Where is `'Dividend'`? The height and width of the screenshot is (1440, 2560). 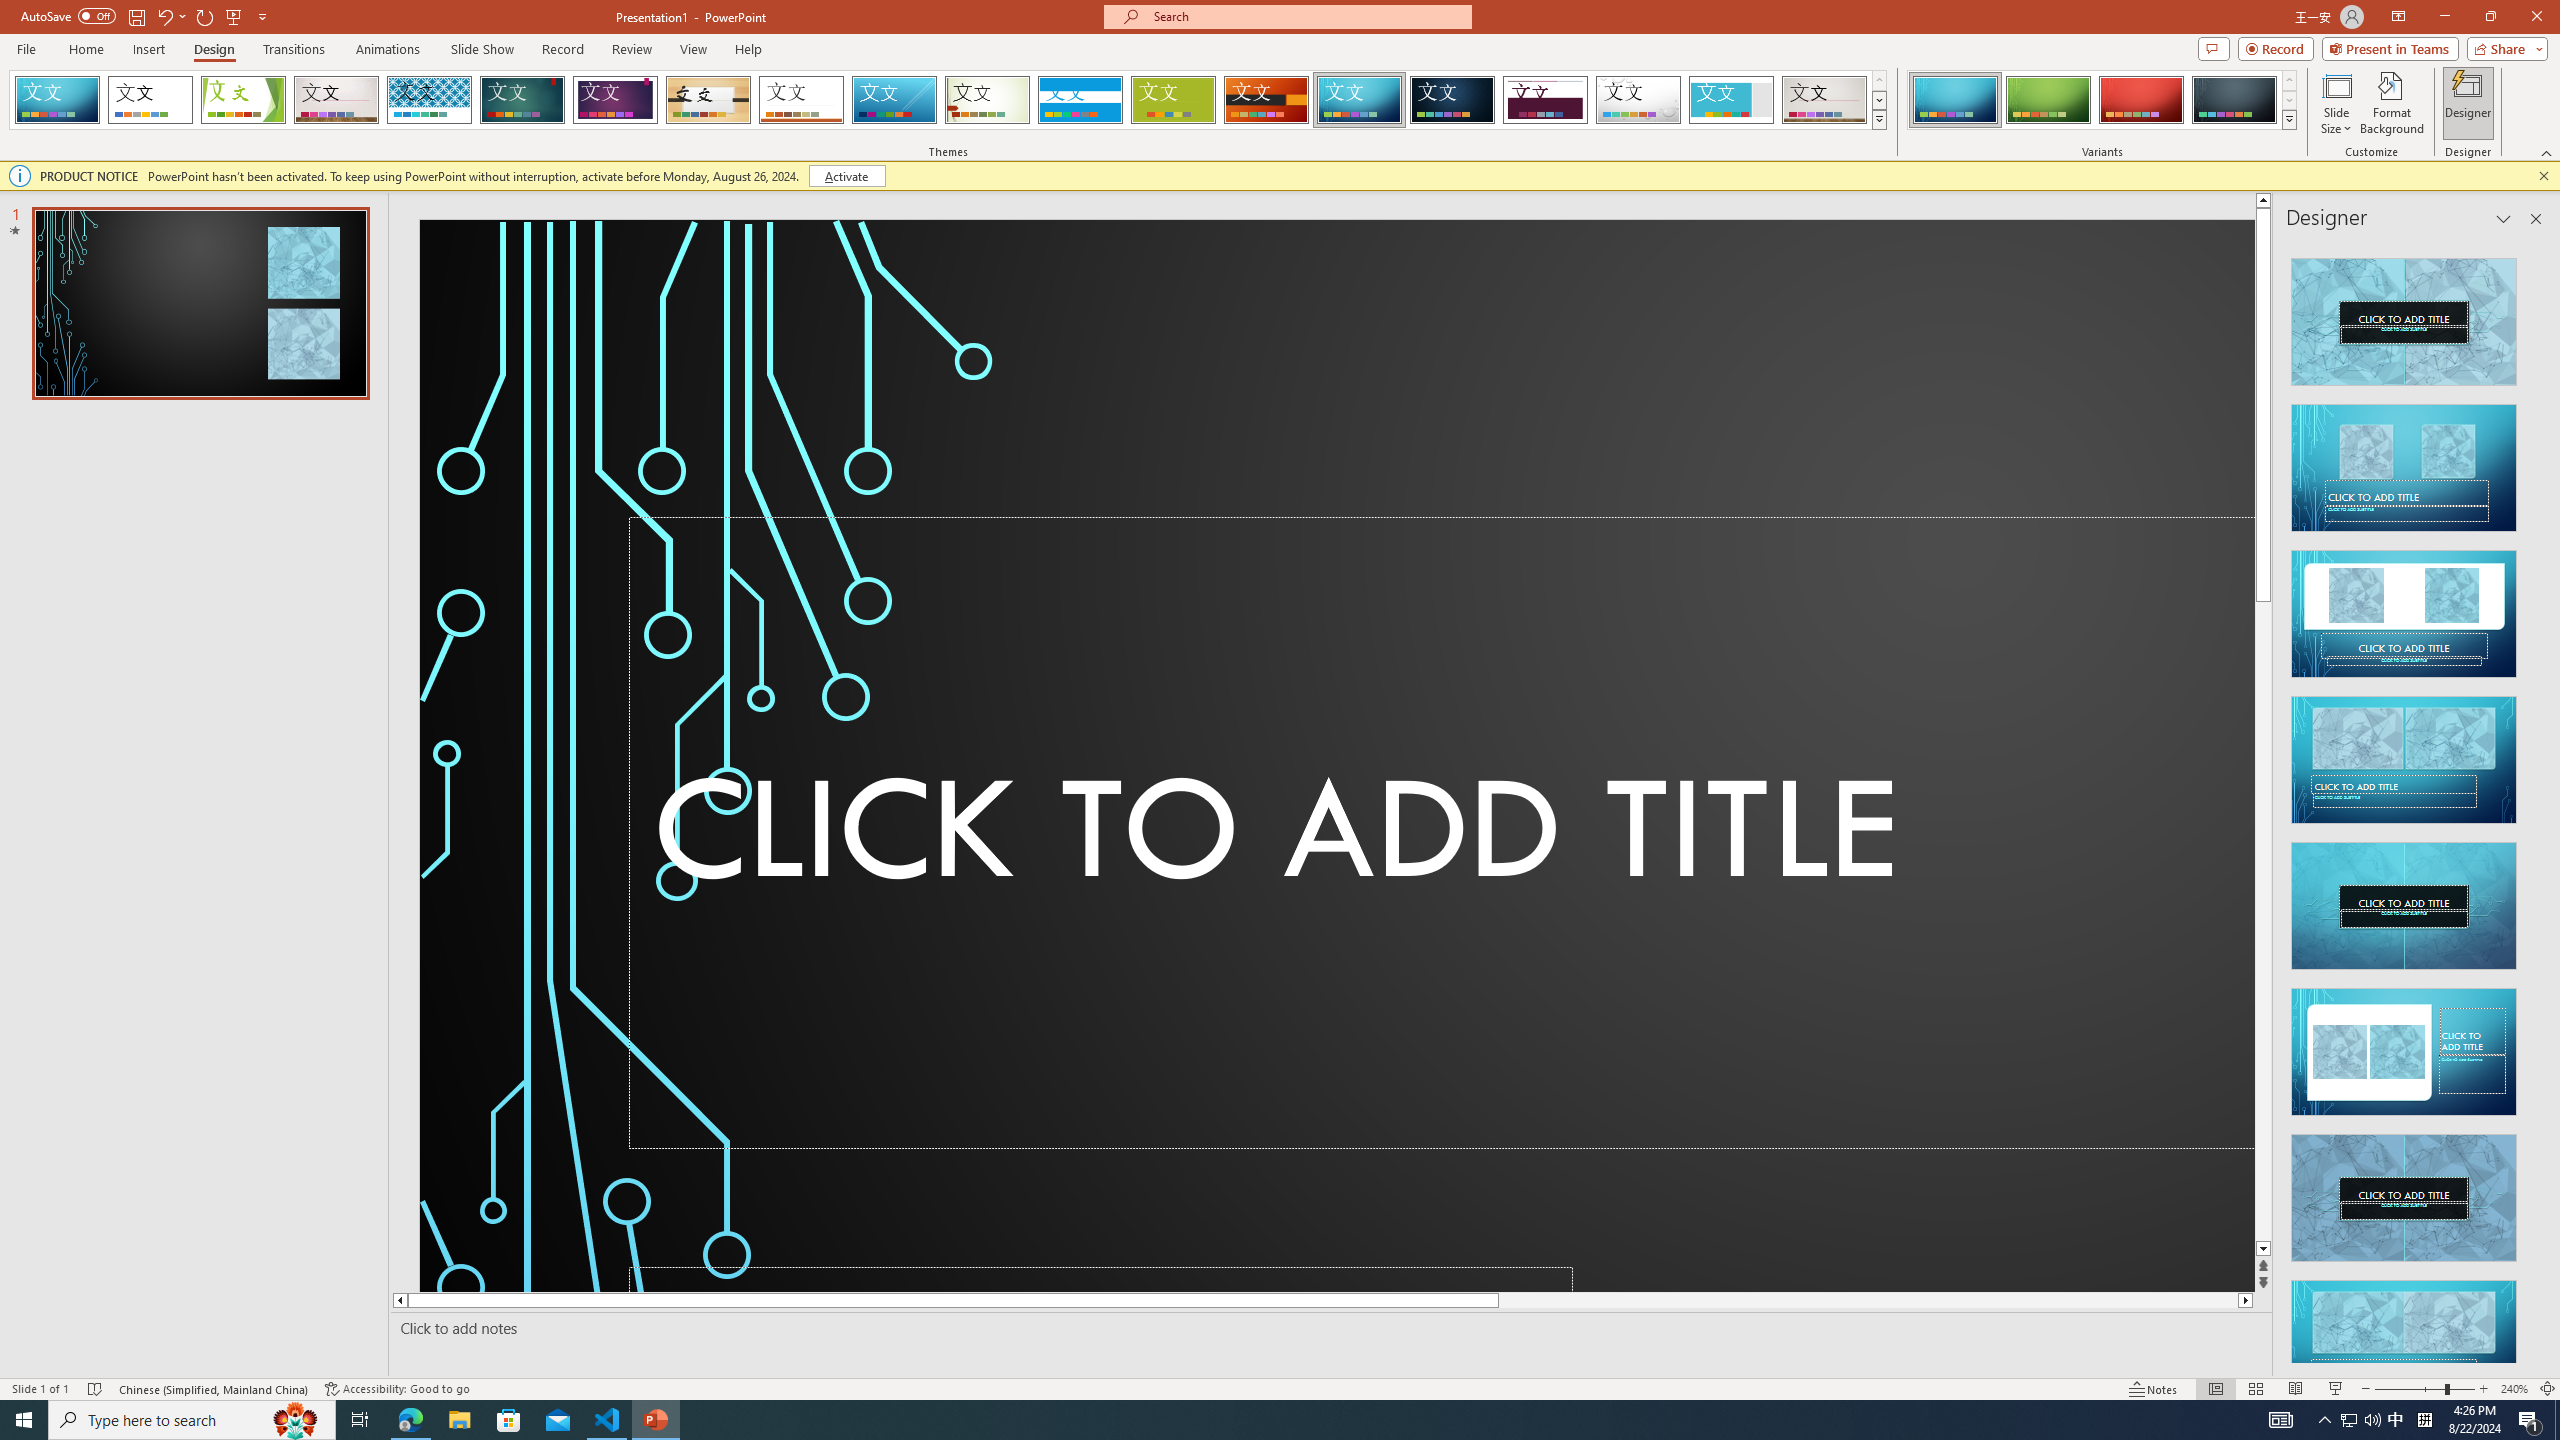
'Dividend' is located at coordinates (1545, 99).